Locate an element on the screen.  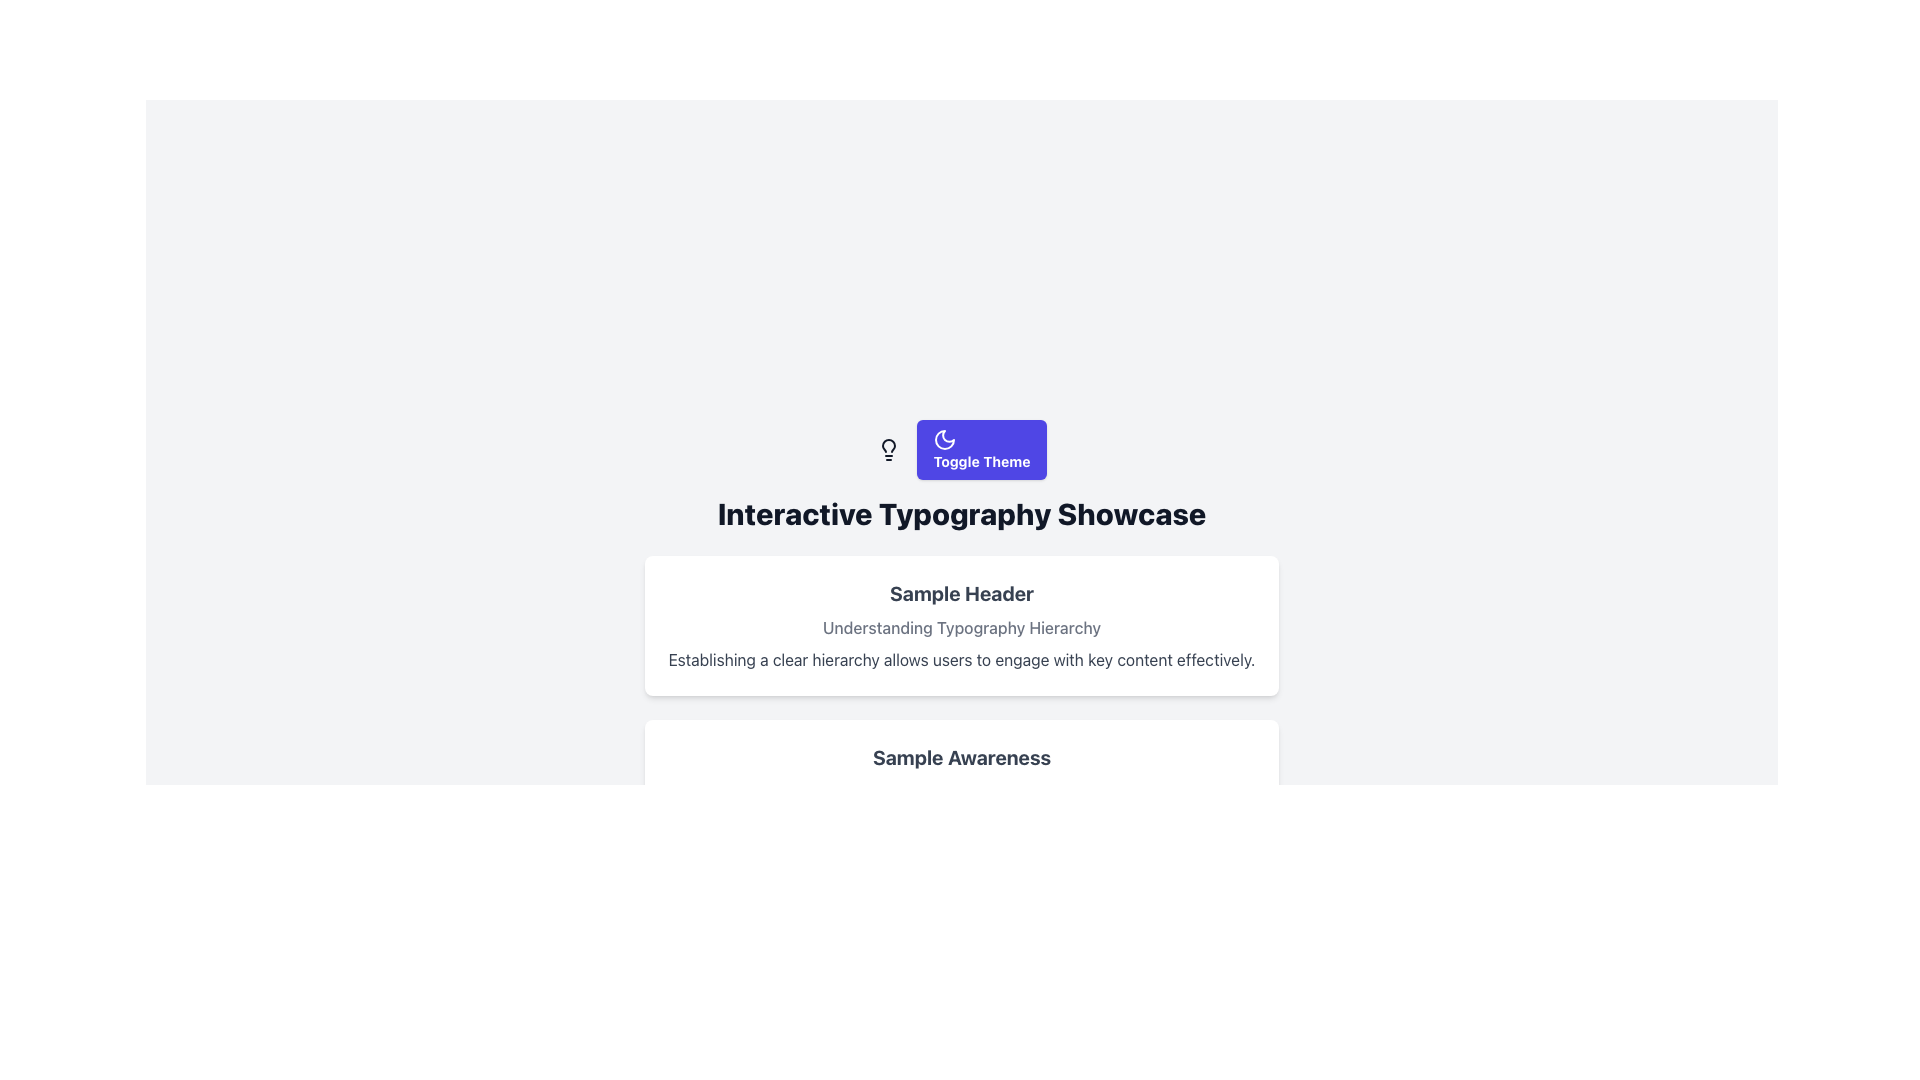
the crescent moon icon located within the 'Toggle Theme' button, which is prominently positioned near the top center of the interface is located at coordinates (944, 438).